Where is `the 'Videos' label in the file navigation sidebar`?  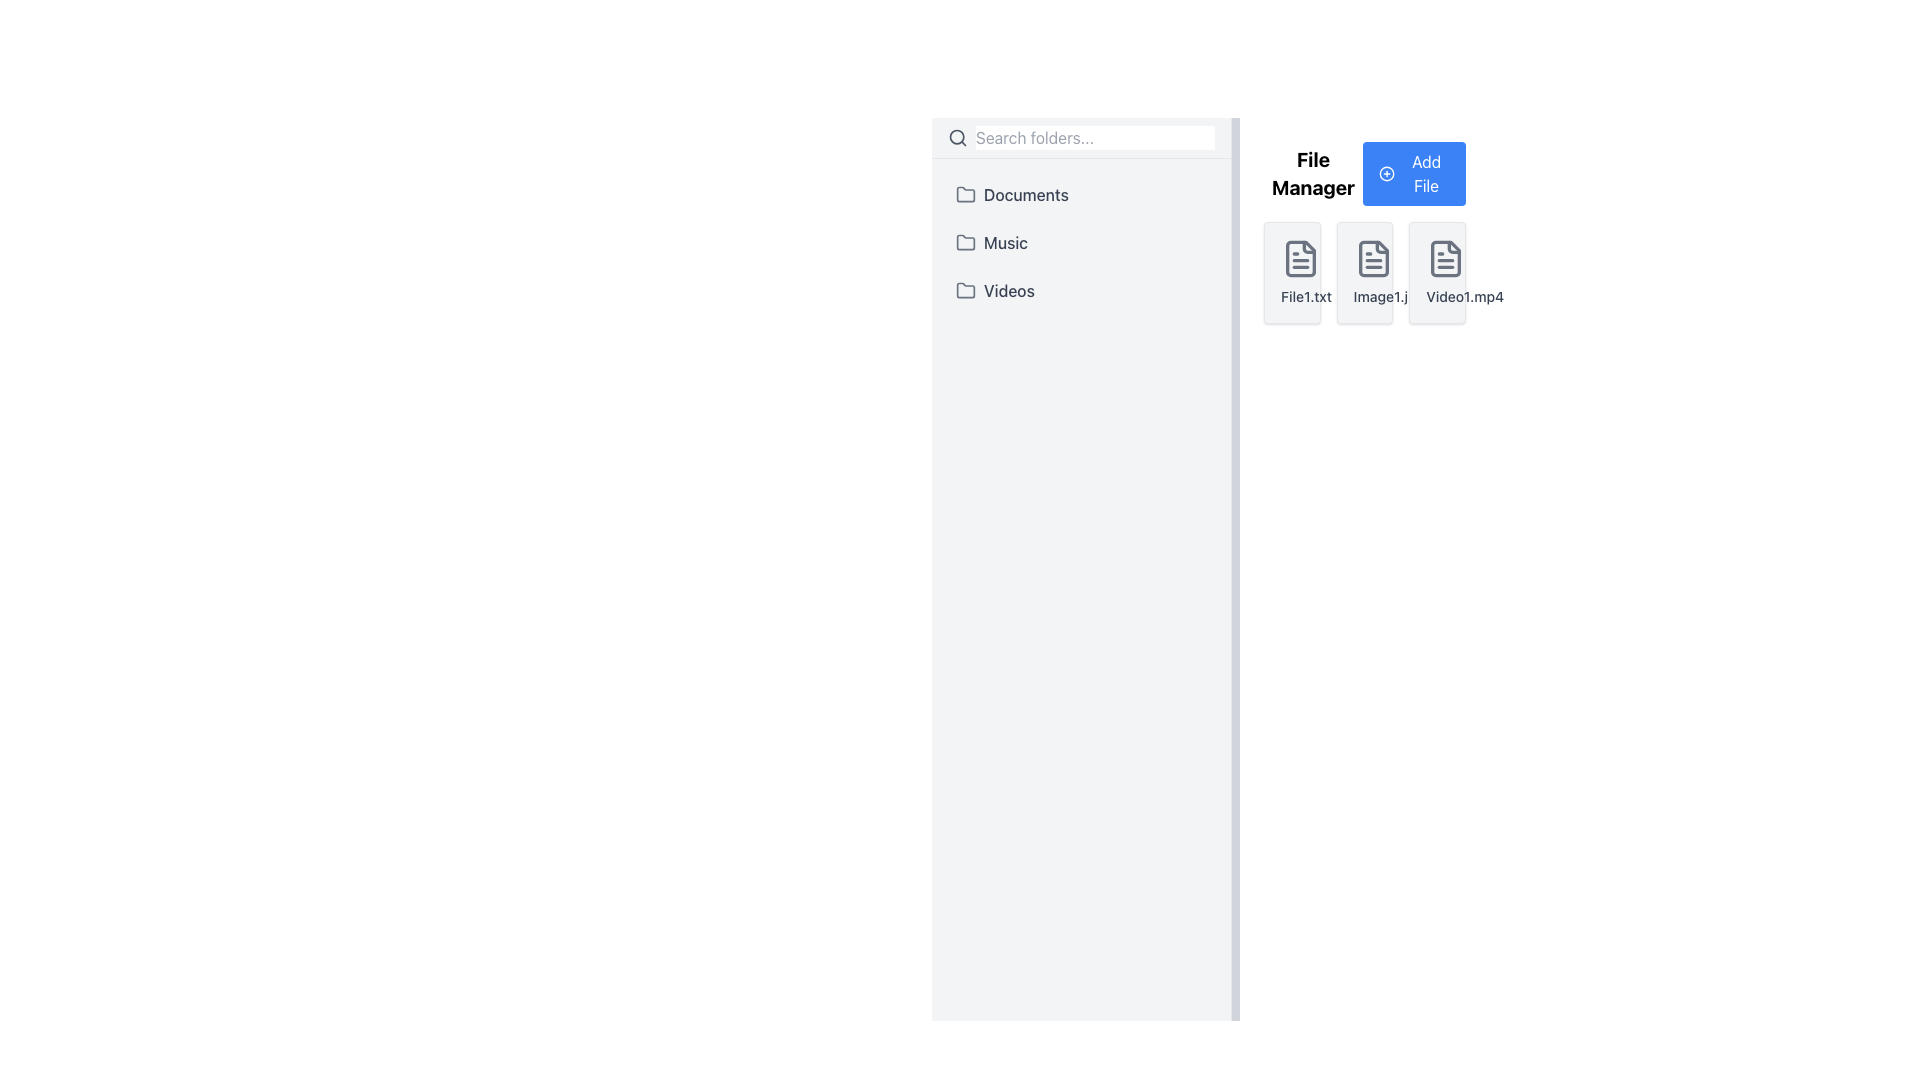
the 'Videos' label in the file navigation sidebar is located at coordinates (1009, 290).